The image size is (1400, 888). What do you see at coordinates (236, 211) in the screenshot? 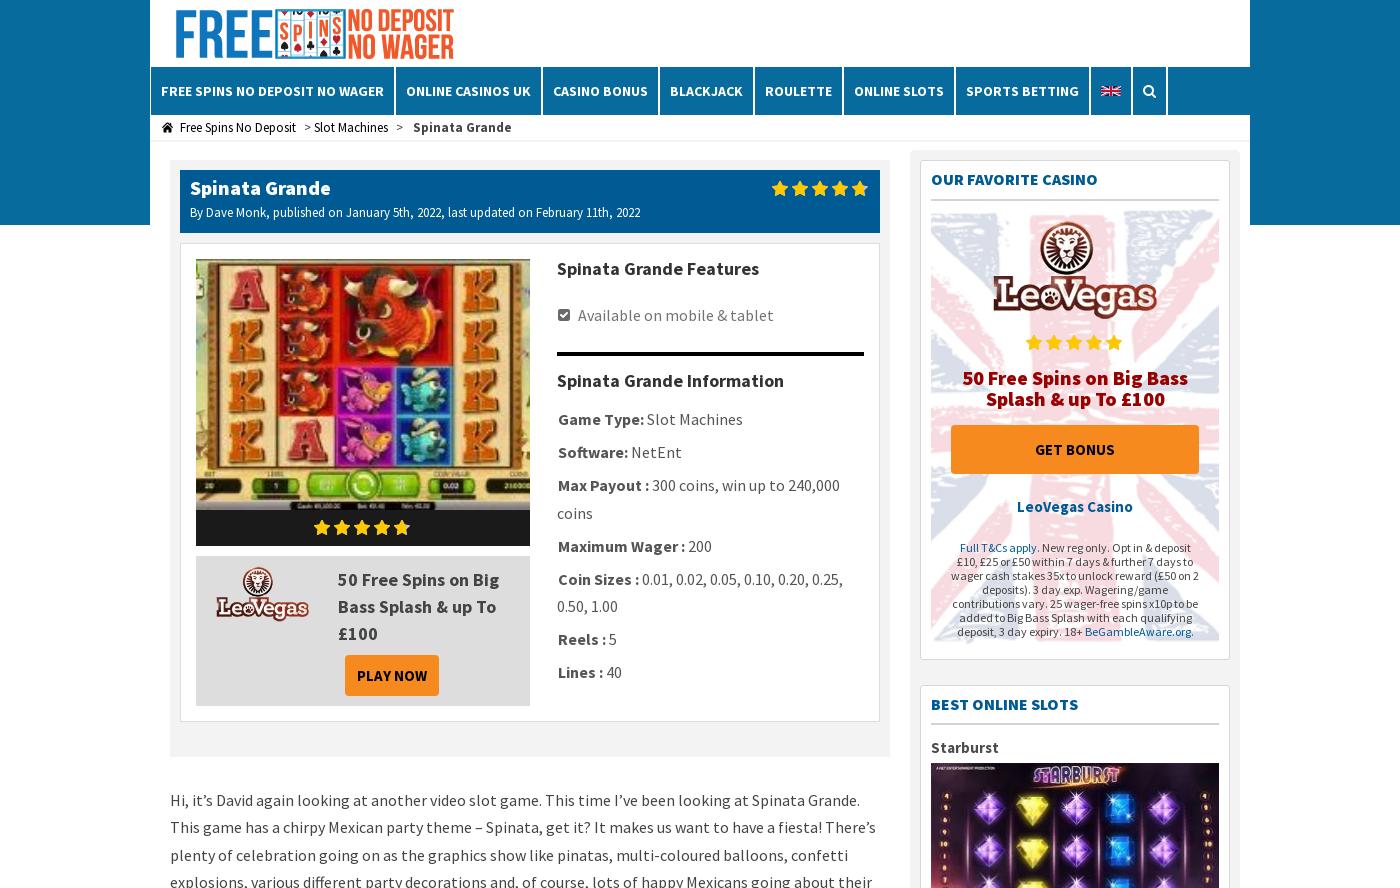
I see `'Dave Monk'` at bounding box center [236, 211].